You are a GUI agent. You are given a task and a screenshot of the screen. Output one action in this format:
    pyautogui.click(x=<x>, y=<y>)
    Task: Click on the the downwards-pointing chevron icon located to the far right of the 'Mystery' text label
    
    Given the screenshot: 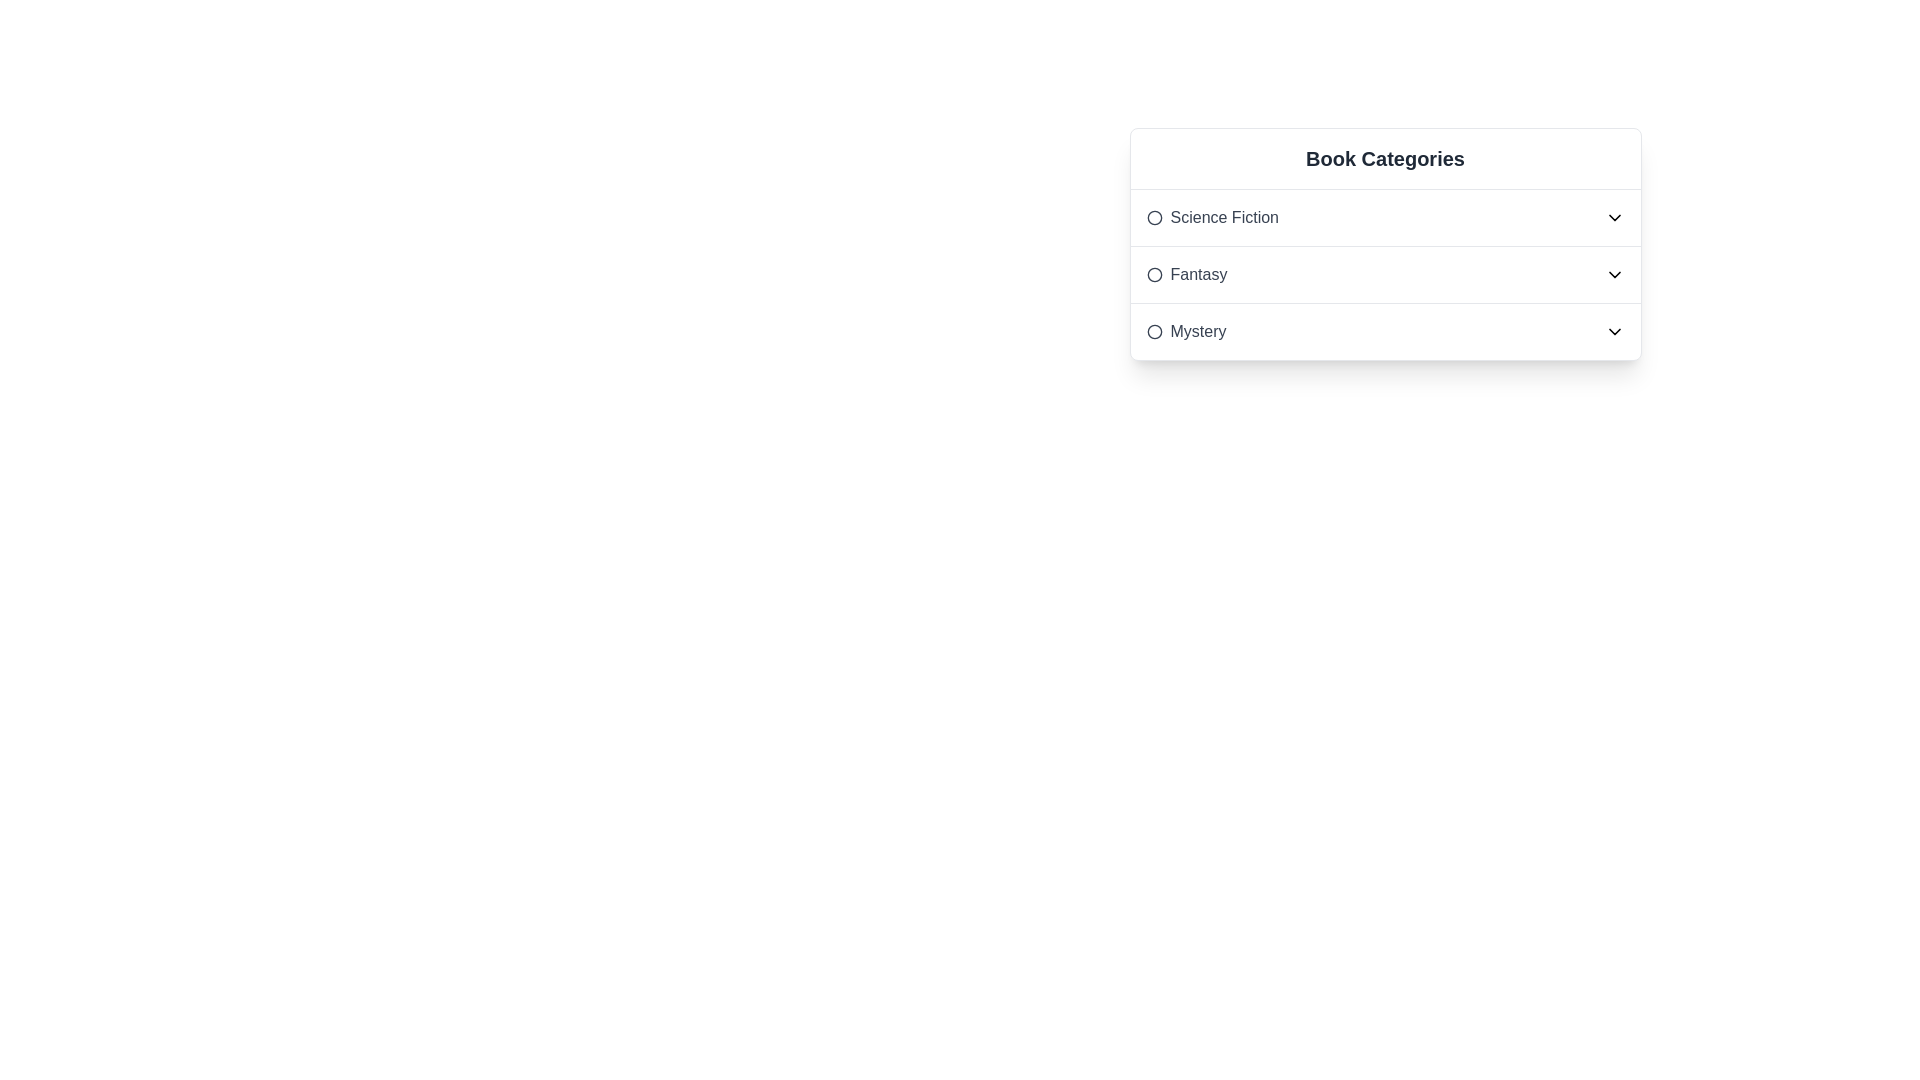 What is the action you would take?
    pyautogui.click(x=1614, y=330)
    